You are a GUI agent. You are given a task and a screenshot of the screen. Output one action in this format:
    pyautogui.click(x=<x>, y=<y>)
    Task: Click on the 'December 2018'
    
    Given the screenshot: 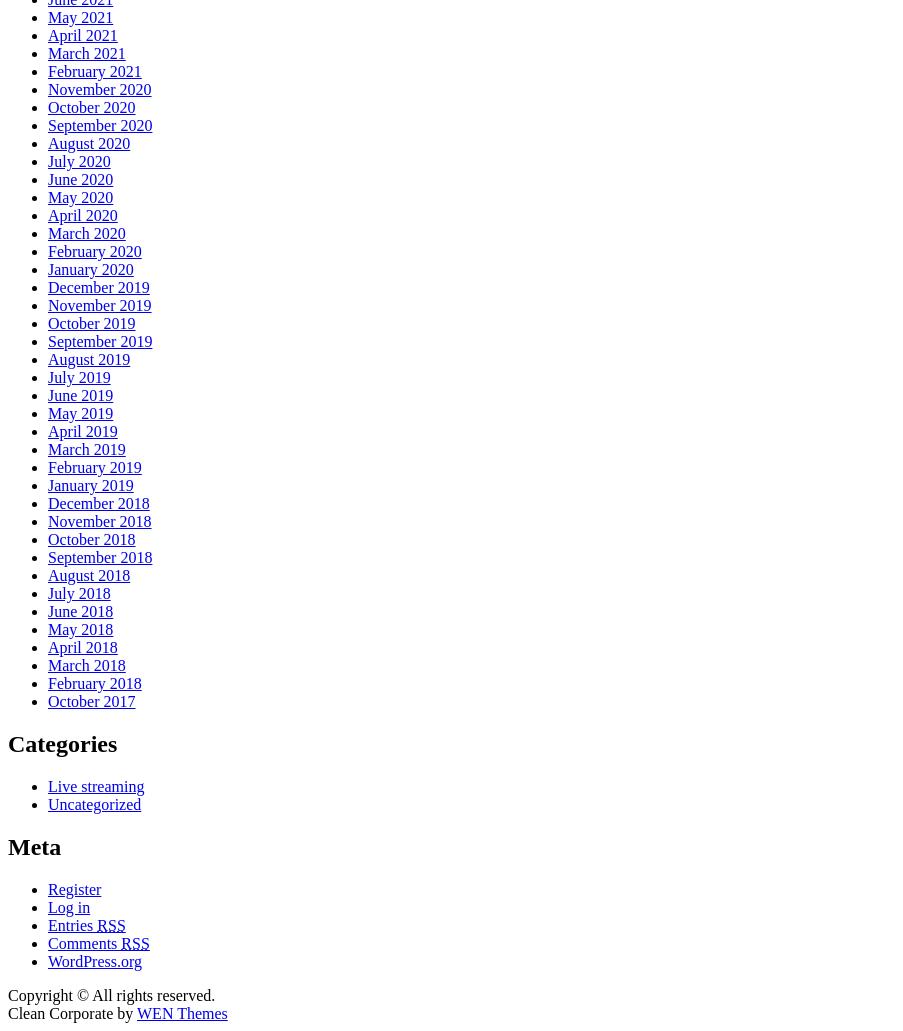 What is the action you would take?
    pyautogui.click(x=98, y=503)
    